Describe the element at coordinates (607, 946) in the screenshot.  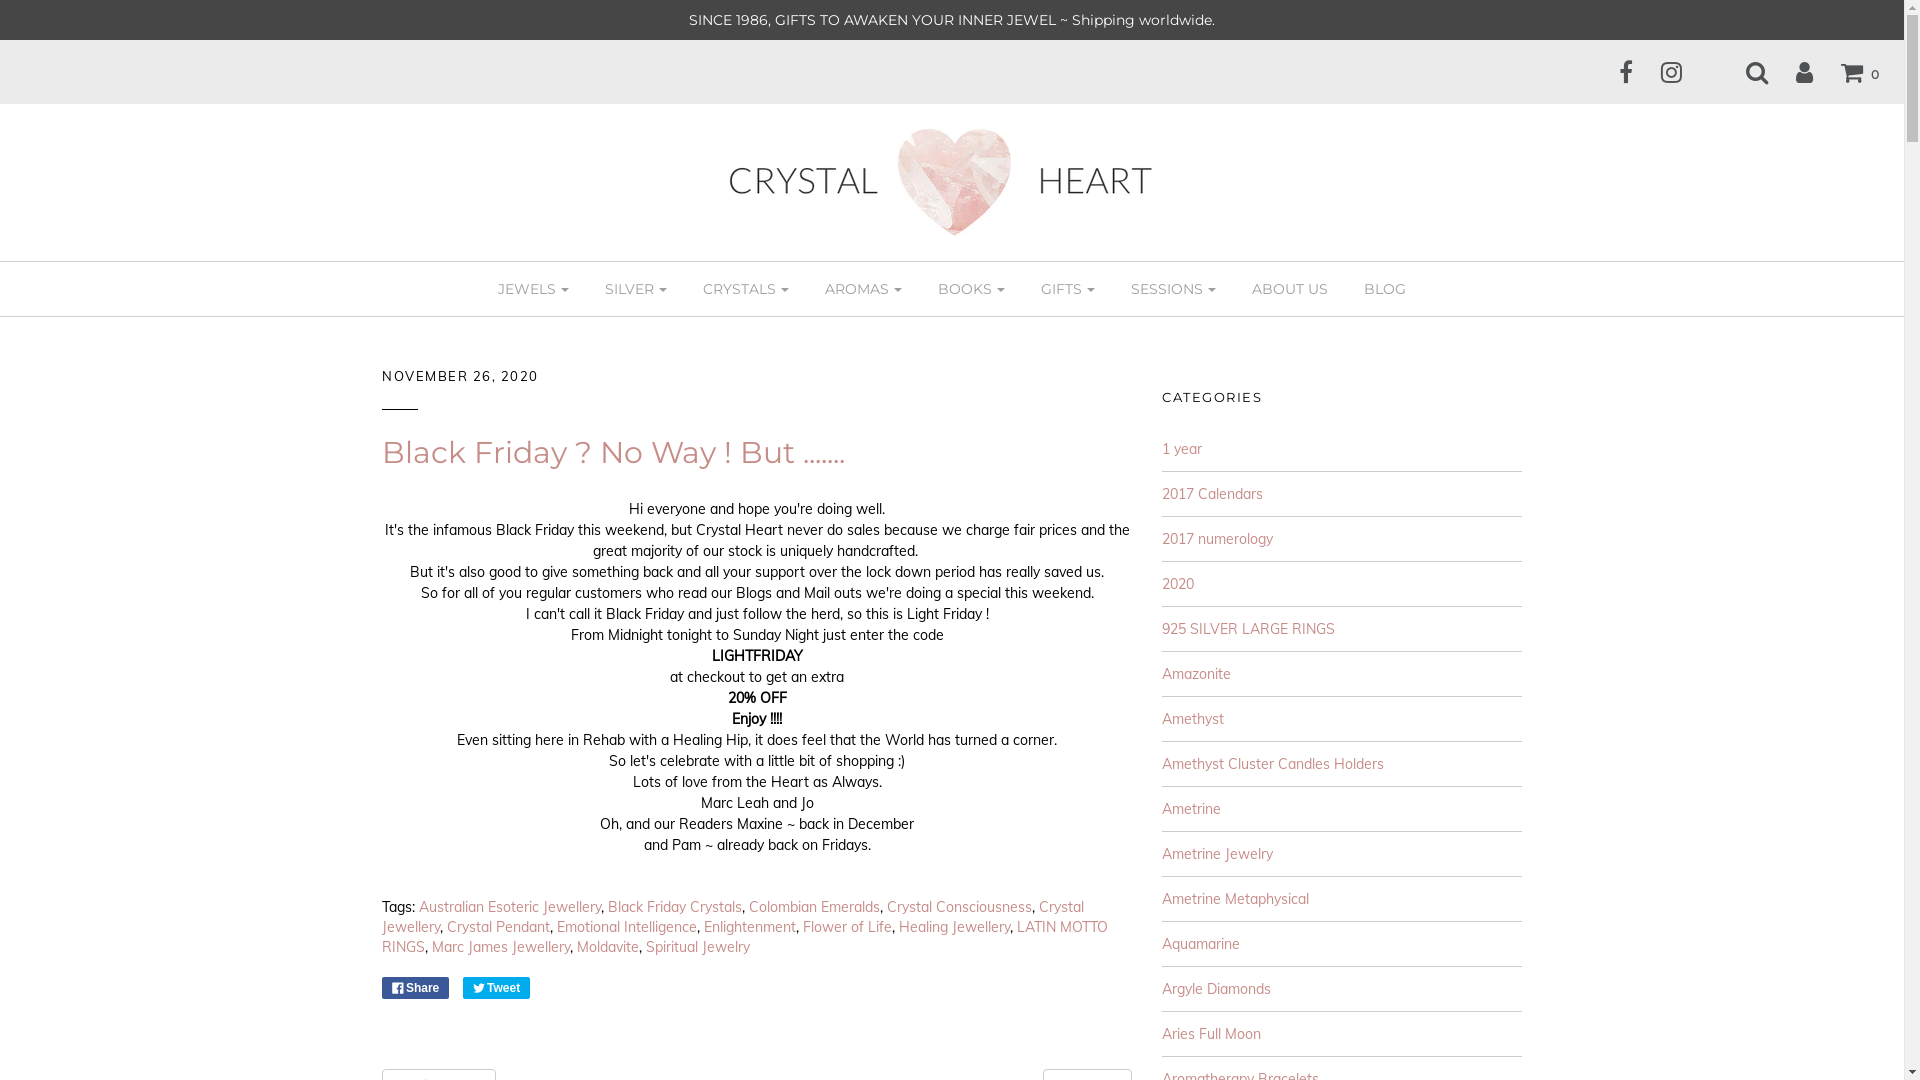
I see `'Moldavite'` at that location.